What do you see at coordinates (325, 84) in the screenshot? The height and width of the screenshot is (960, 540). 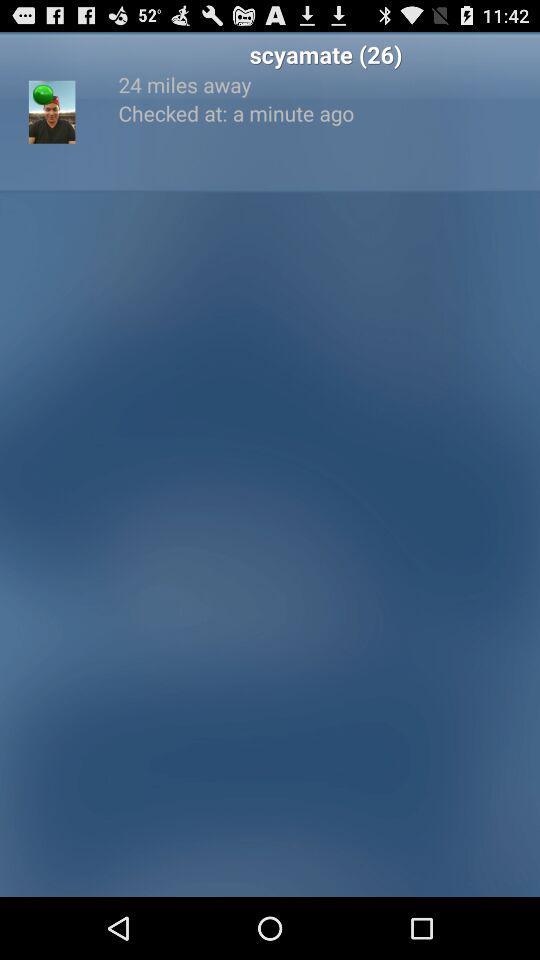 I see `the icon below the scyamate (26) app` at bounding box center [325, 84].